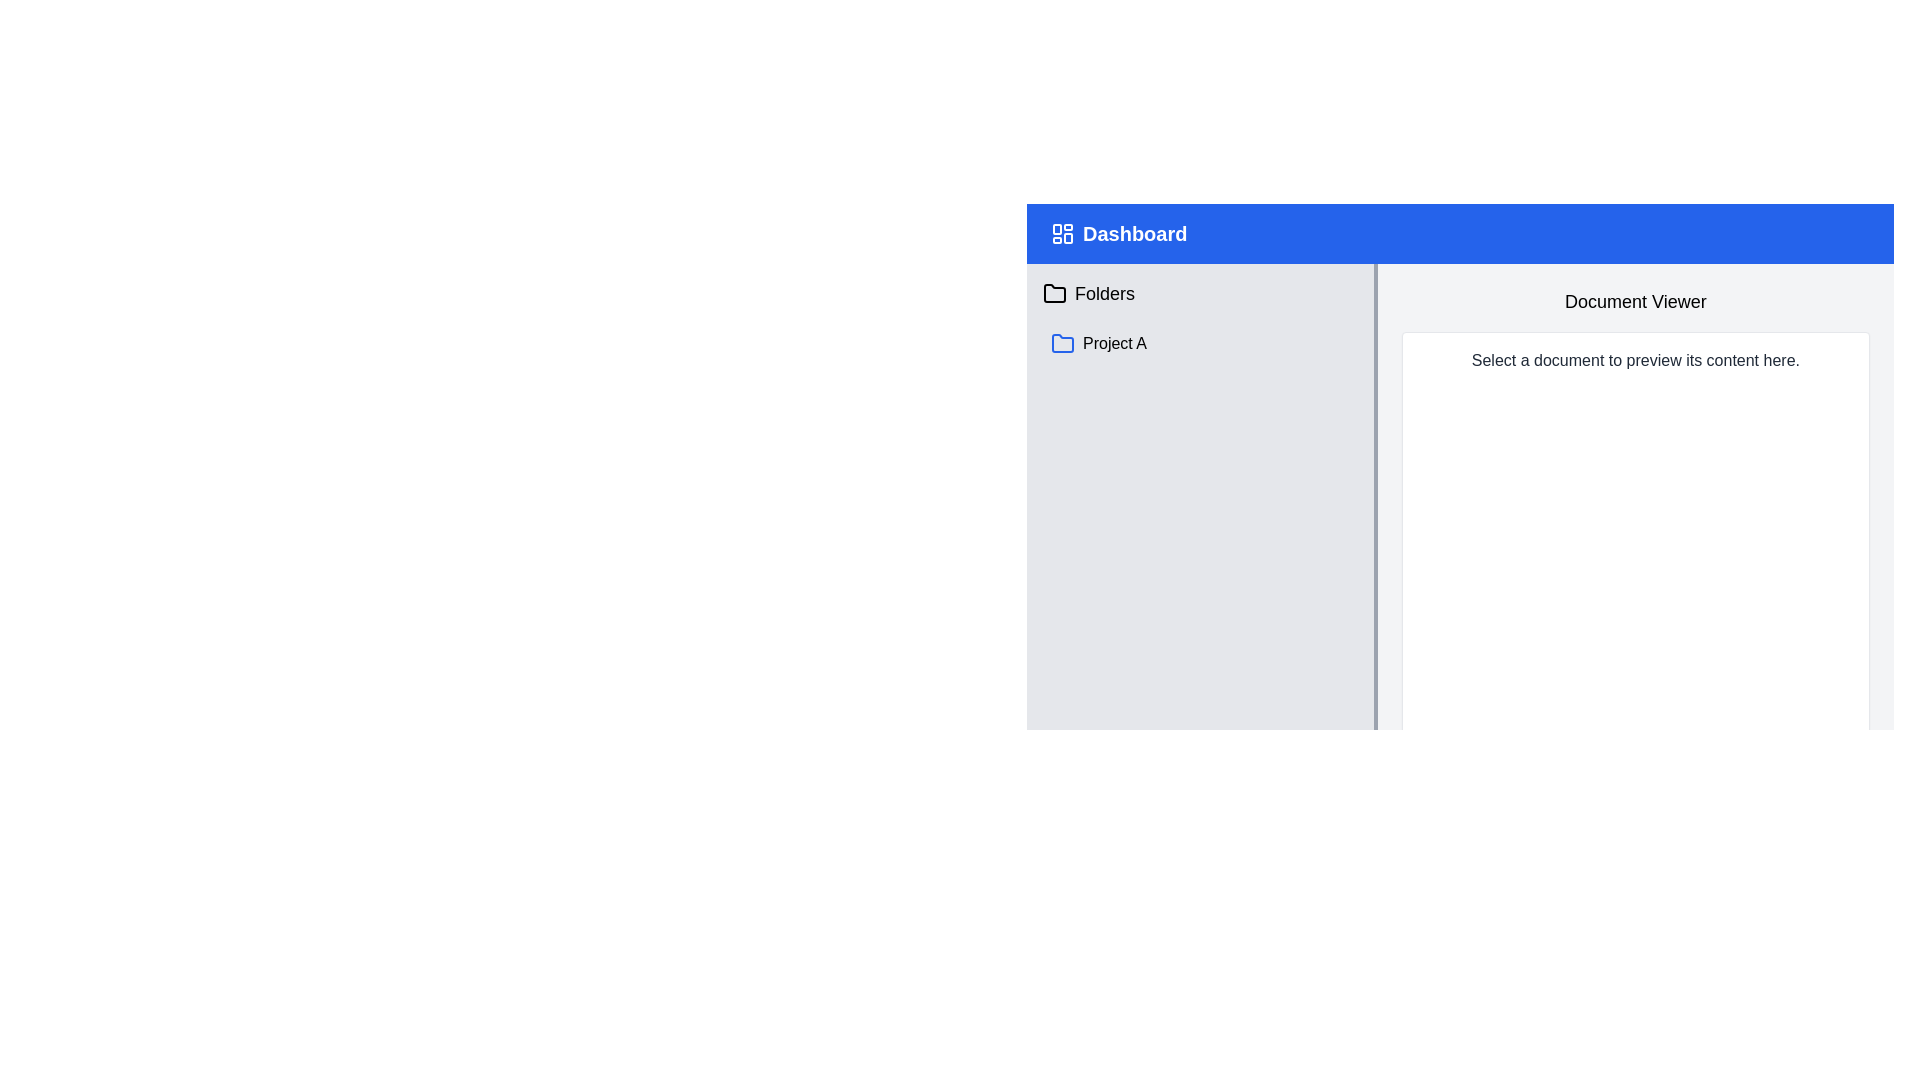 The width and height of the screenshot is (1920, 1080). What do you see at coordinates (1067, 237) in the screenshot?
I see `the bottom-right rectangle of the 2x2 grid arrangement in the navigation icon located in the blue header bar next to the 'Dashboard' text` at bounding box center [1067, 237].